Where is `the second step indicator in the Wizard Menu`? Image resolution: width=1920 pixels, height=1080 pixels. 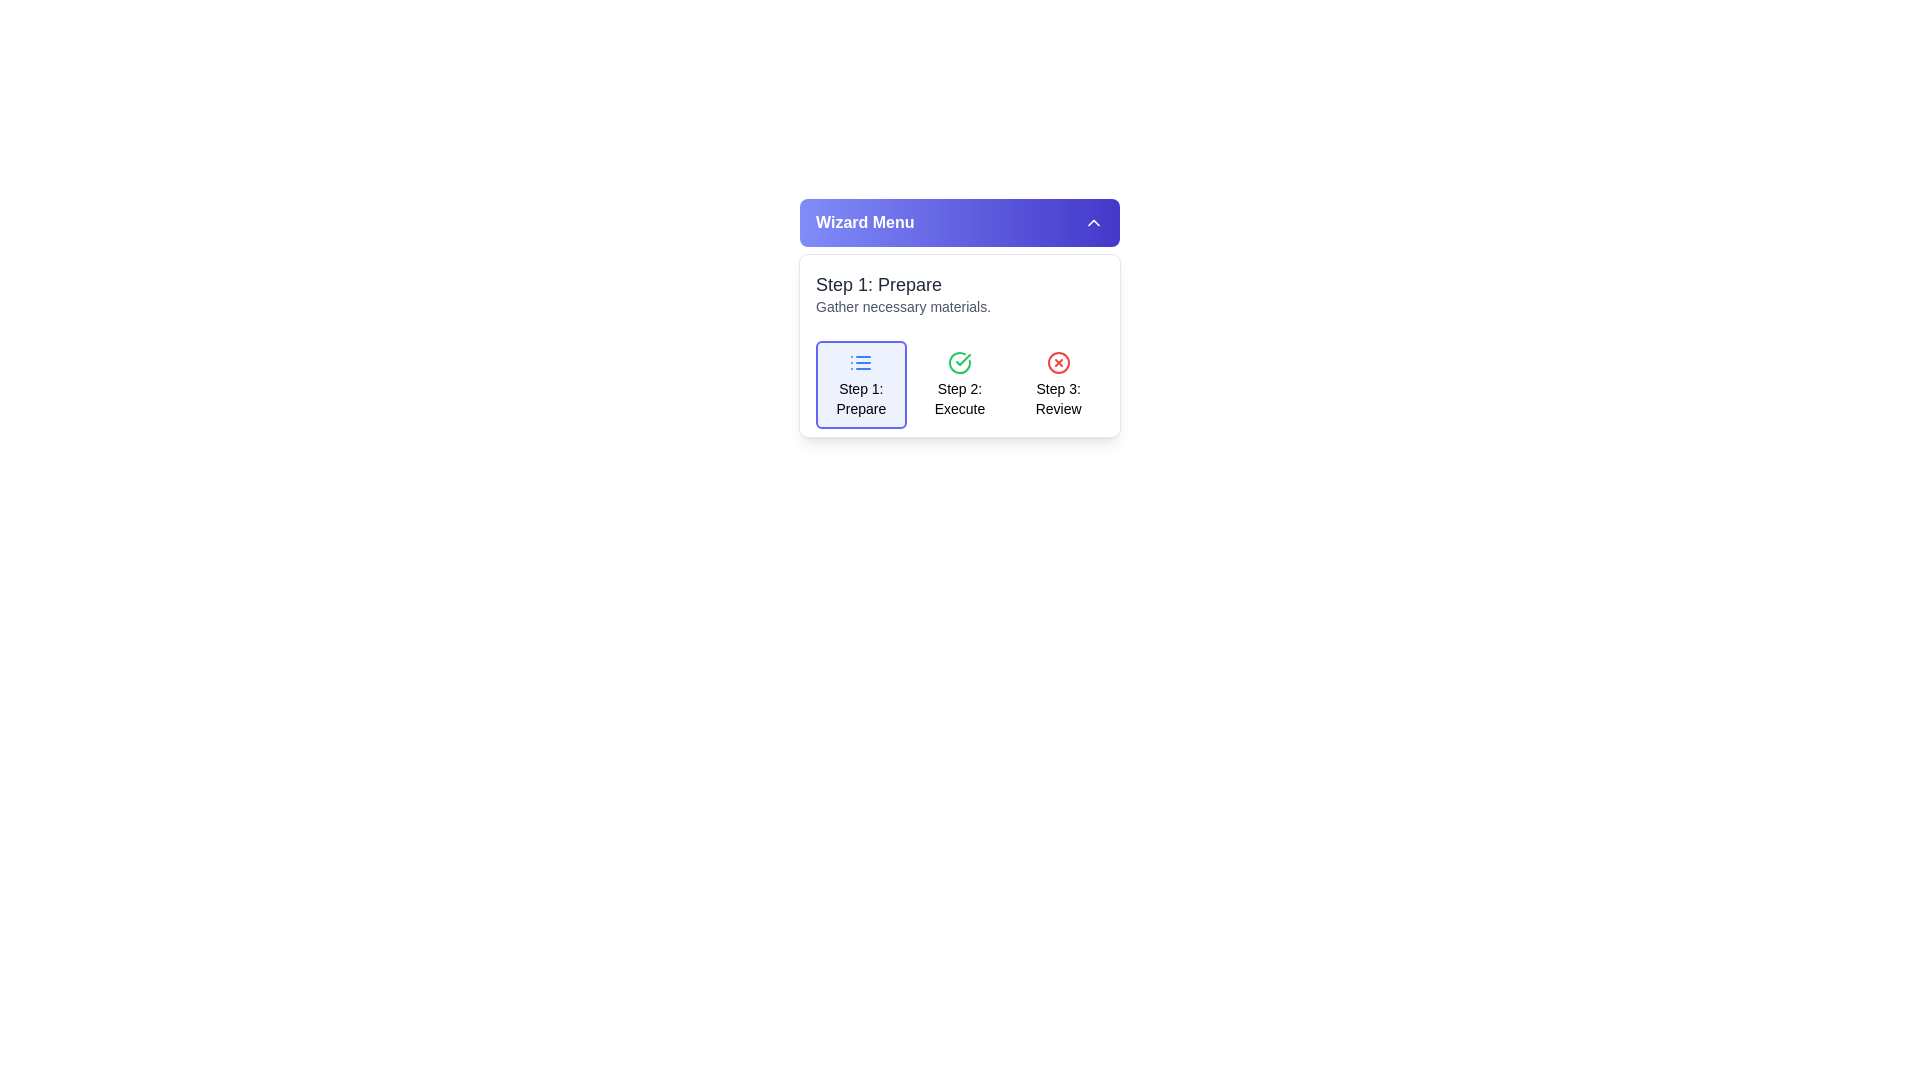
the second step indicator in the Wizard Menu is located at coordinates (960, 344).